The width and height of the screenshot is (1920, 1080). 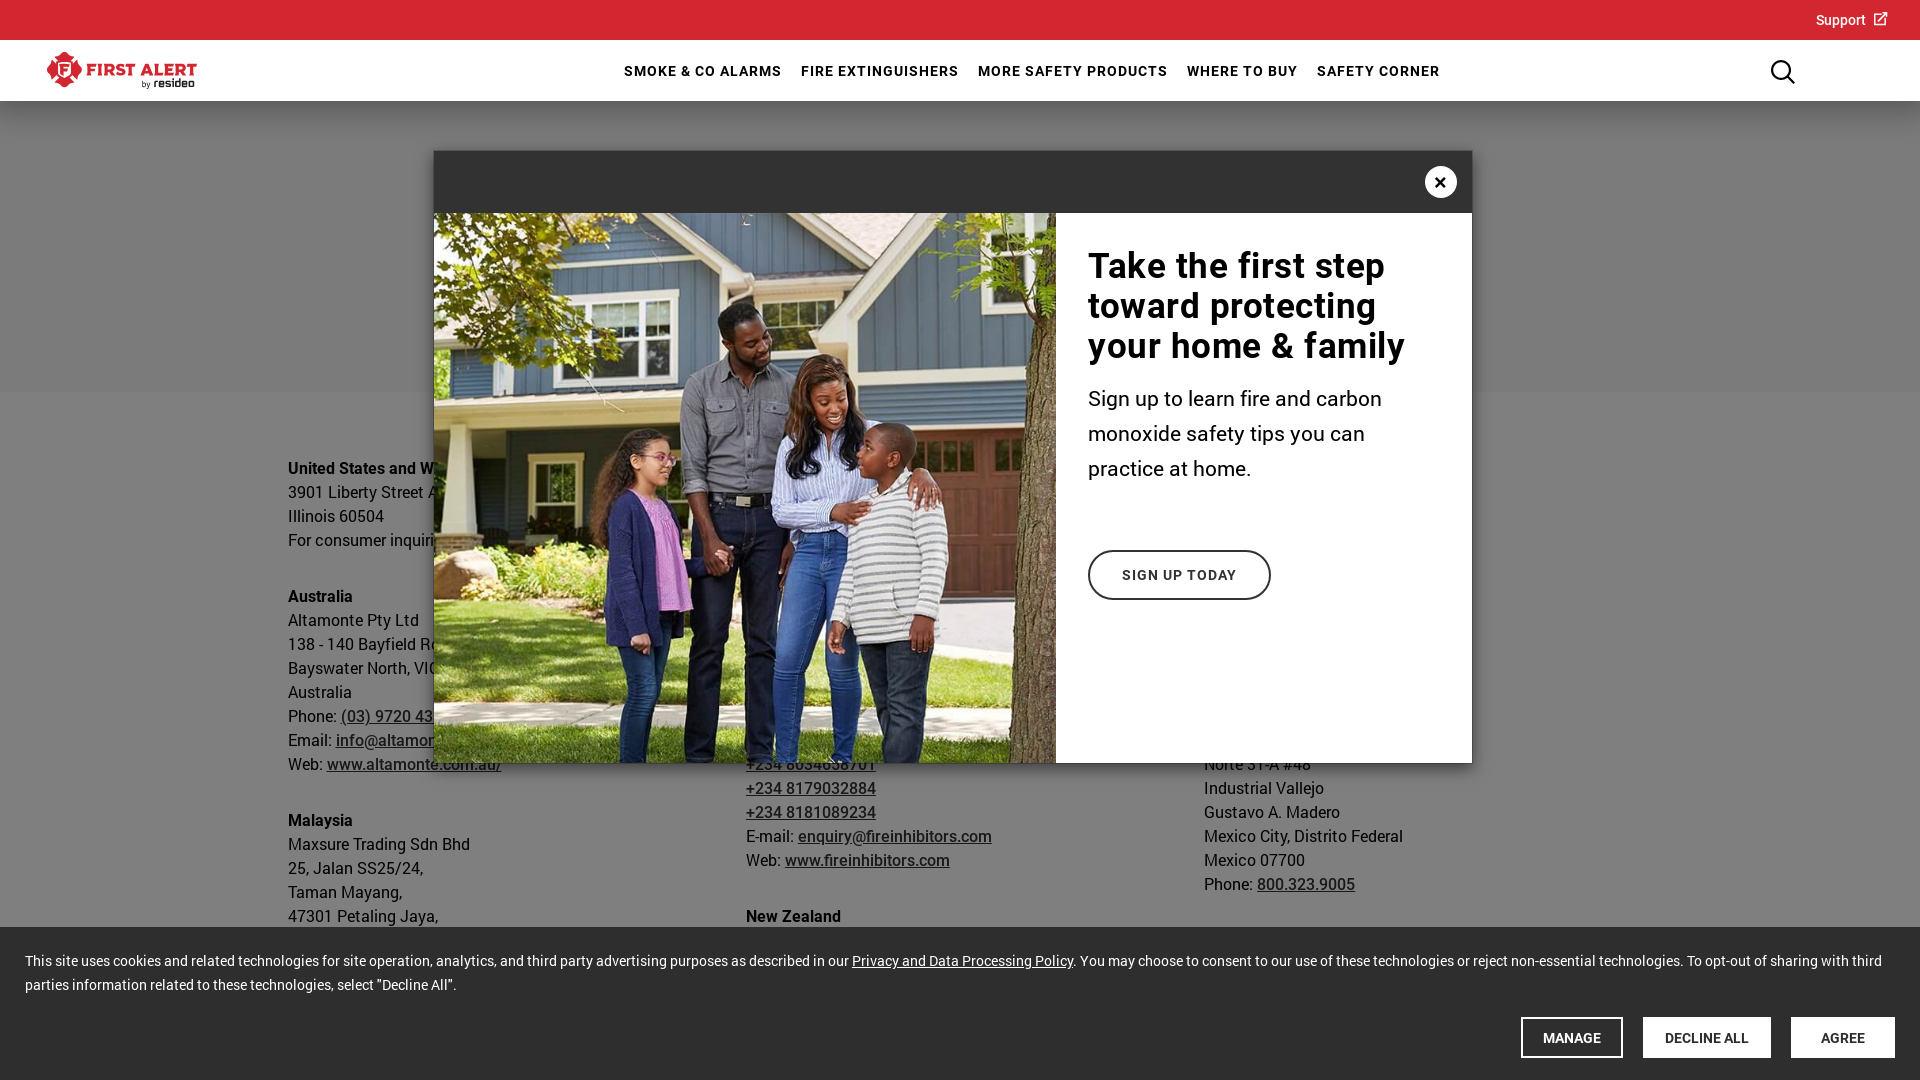 What do you see at coordinates (796, 69) in the screenshot?
I see `'FIRE EXTINGUISHERS'` at bounding box center [796, 69].